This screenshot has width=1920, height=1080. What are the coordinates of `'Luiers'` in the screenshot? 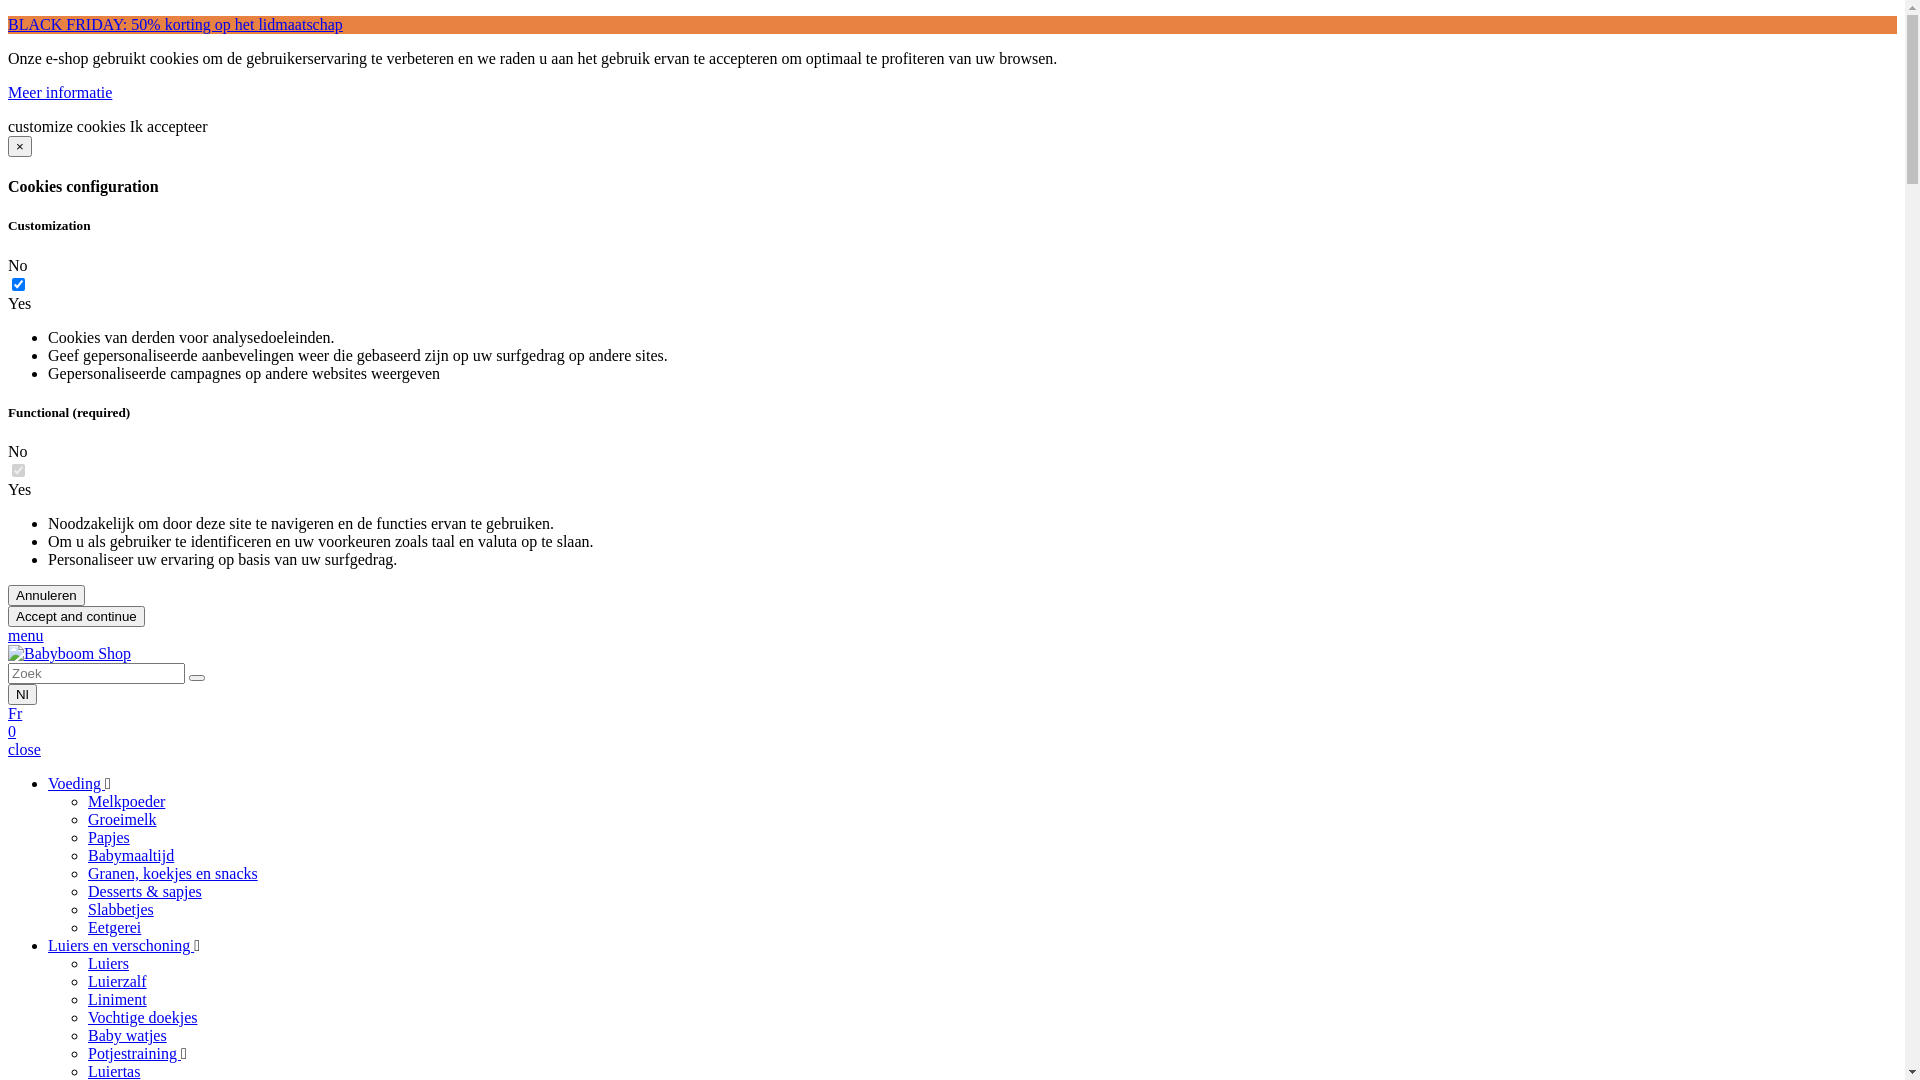 It's located at (107, 962).